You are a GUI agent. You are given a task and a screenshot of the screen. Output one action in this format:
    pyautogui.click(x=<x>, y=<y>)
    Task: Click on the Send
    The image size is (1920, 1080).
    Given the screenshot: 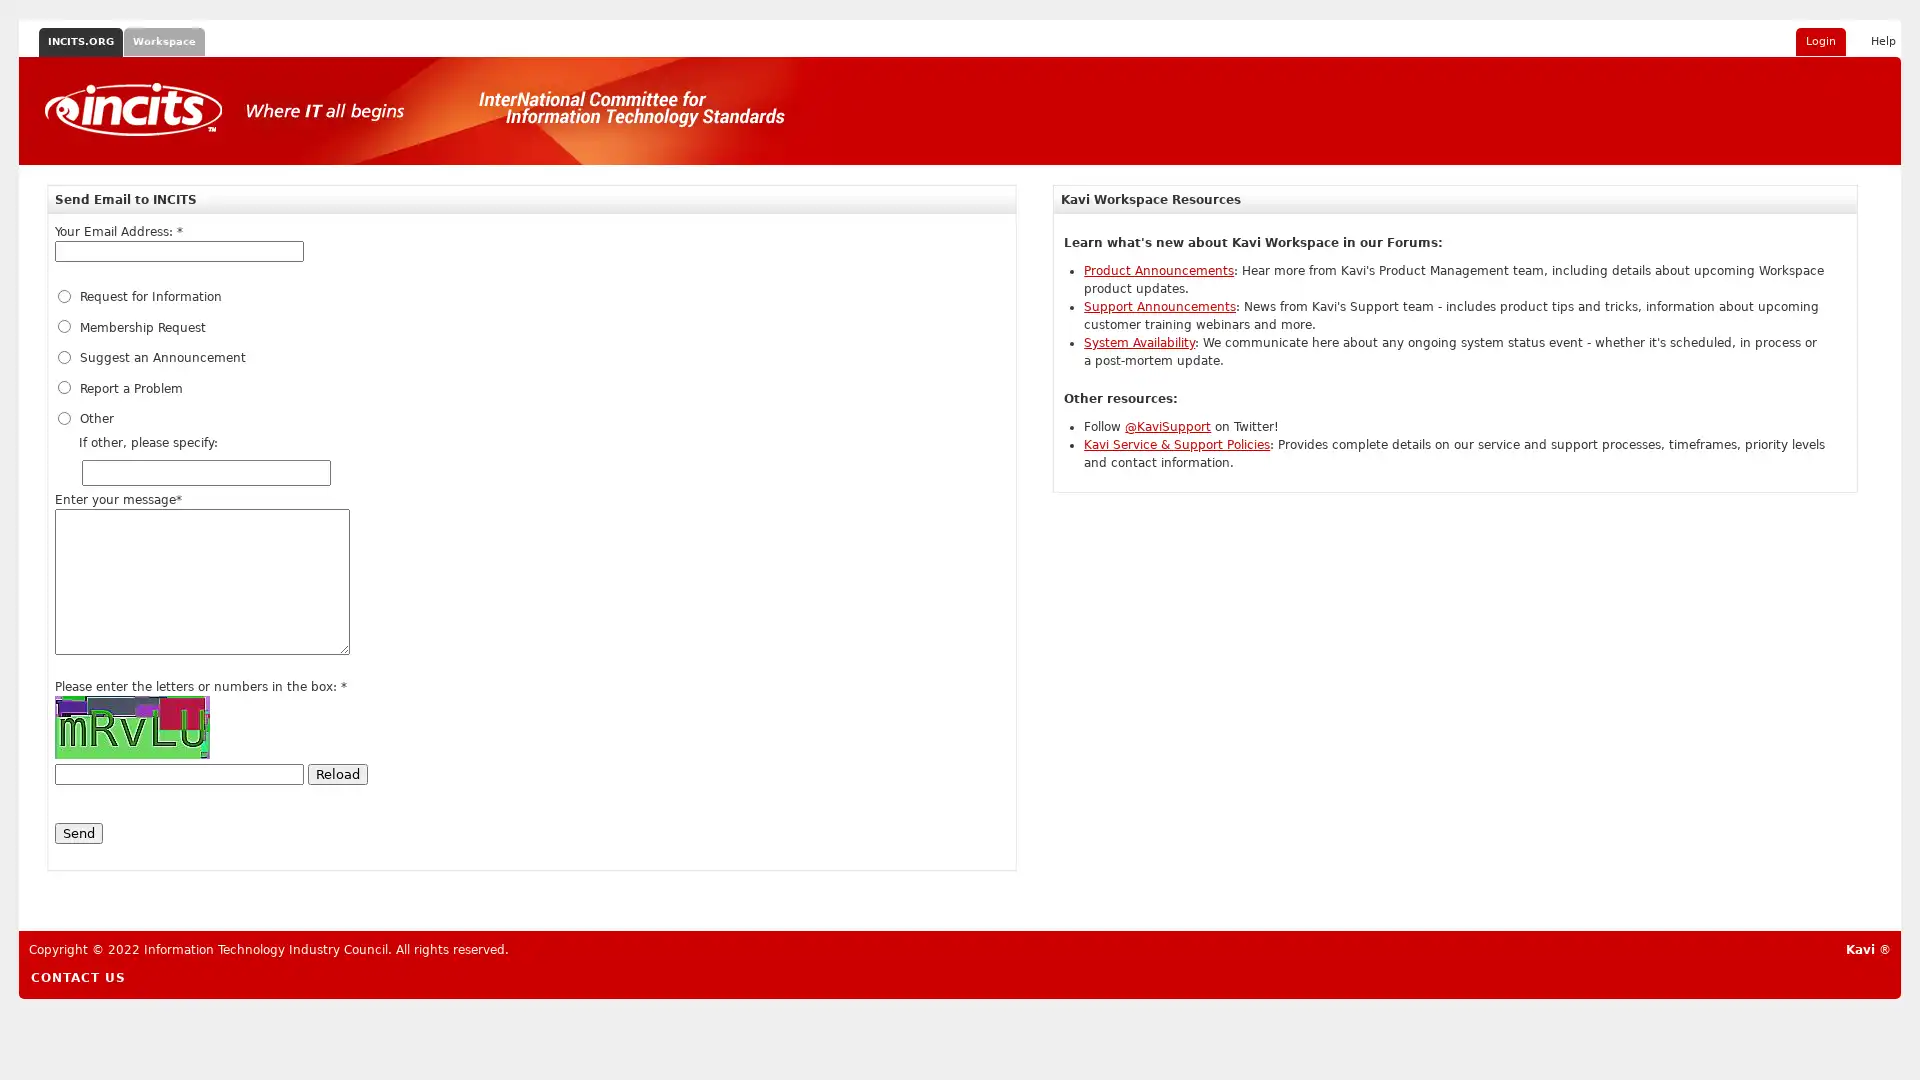 What is the action you would take?
    pyautogui.click(x=78, y=833)
    